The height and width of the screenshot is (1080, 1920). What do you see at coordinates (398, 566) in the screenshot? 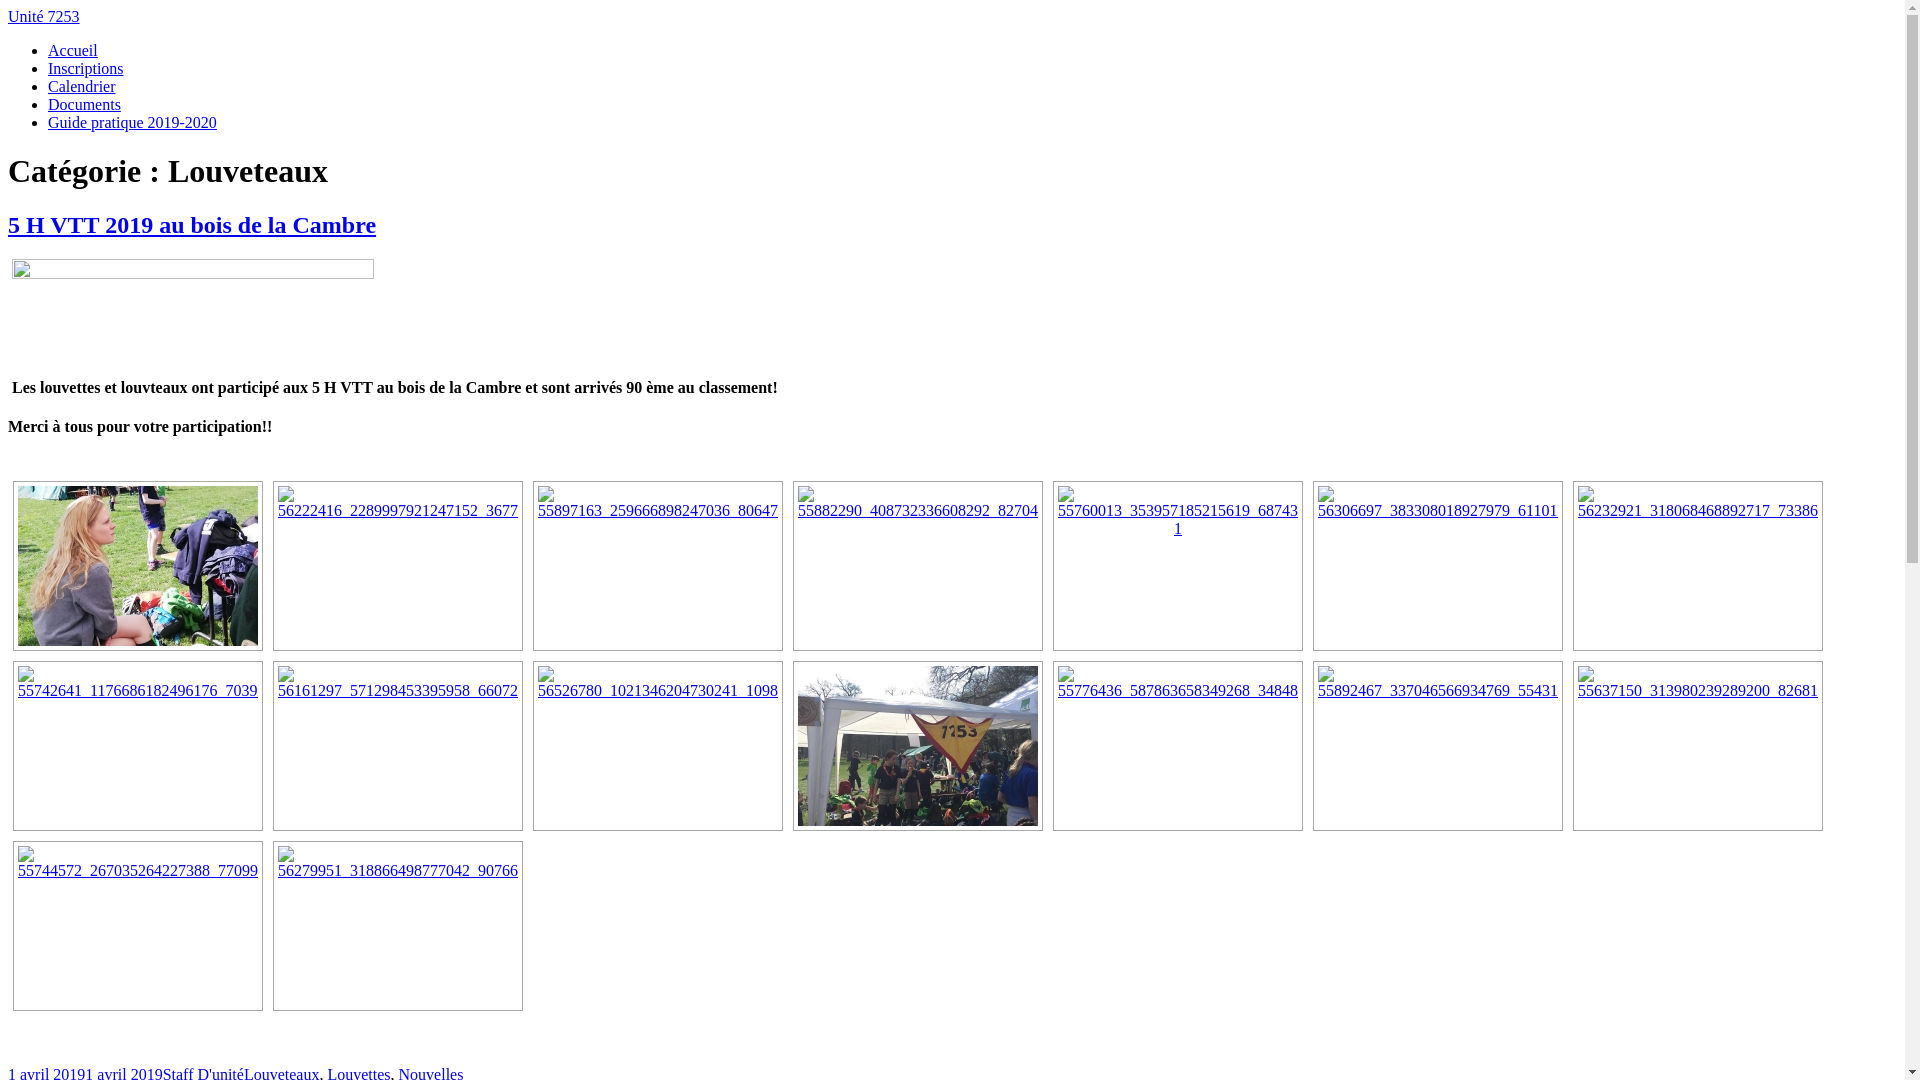
I see `'56222416_2289997921247152_3677128820176977920_n'` at bounding box center [398, 566].